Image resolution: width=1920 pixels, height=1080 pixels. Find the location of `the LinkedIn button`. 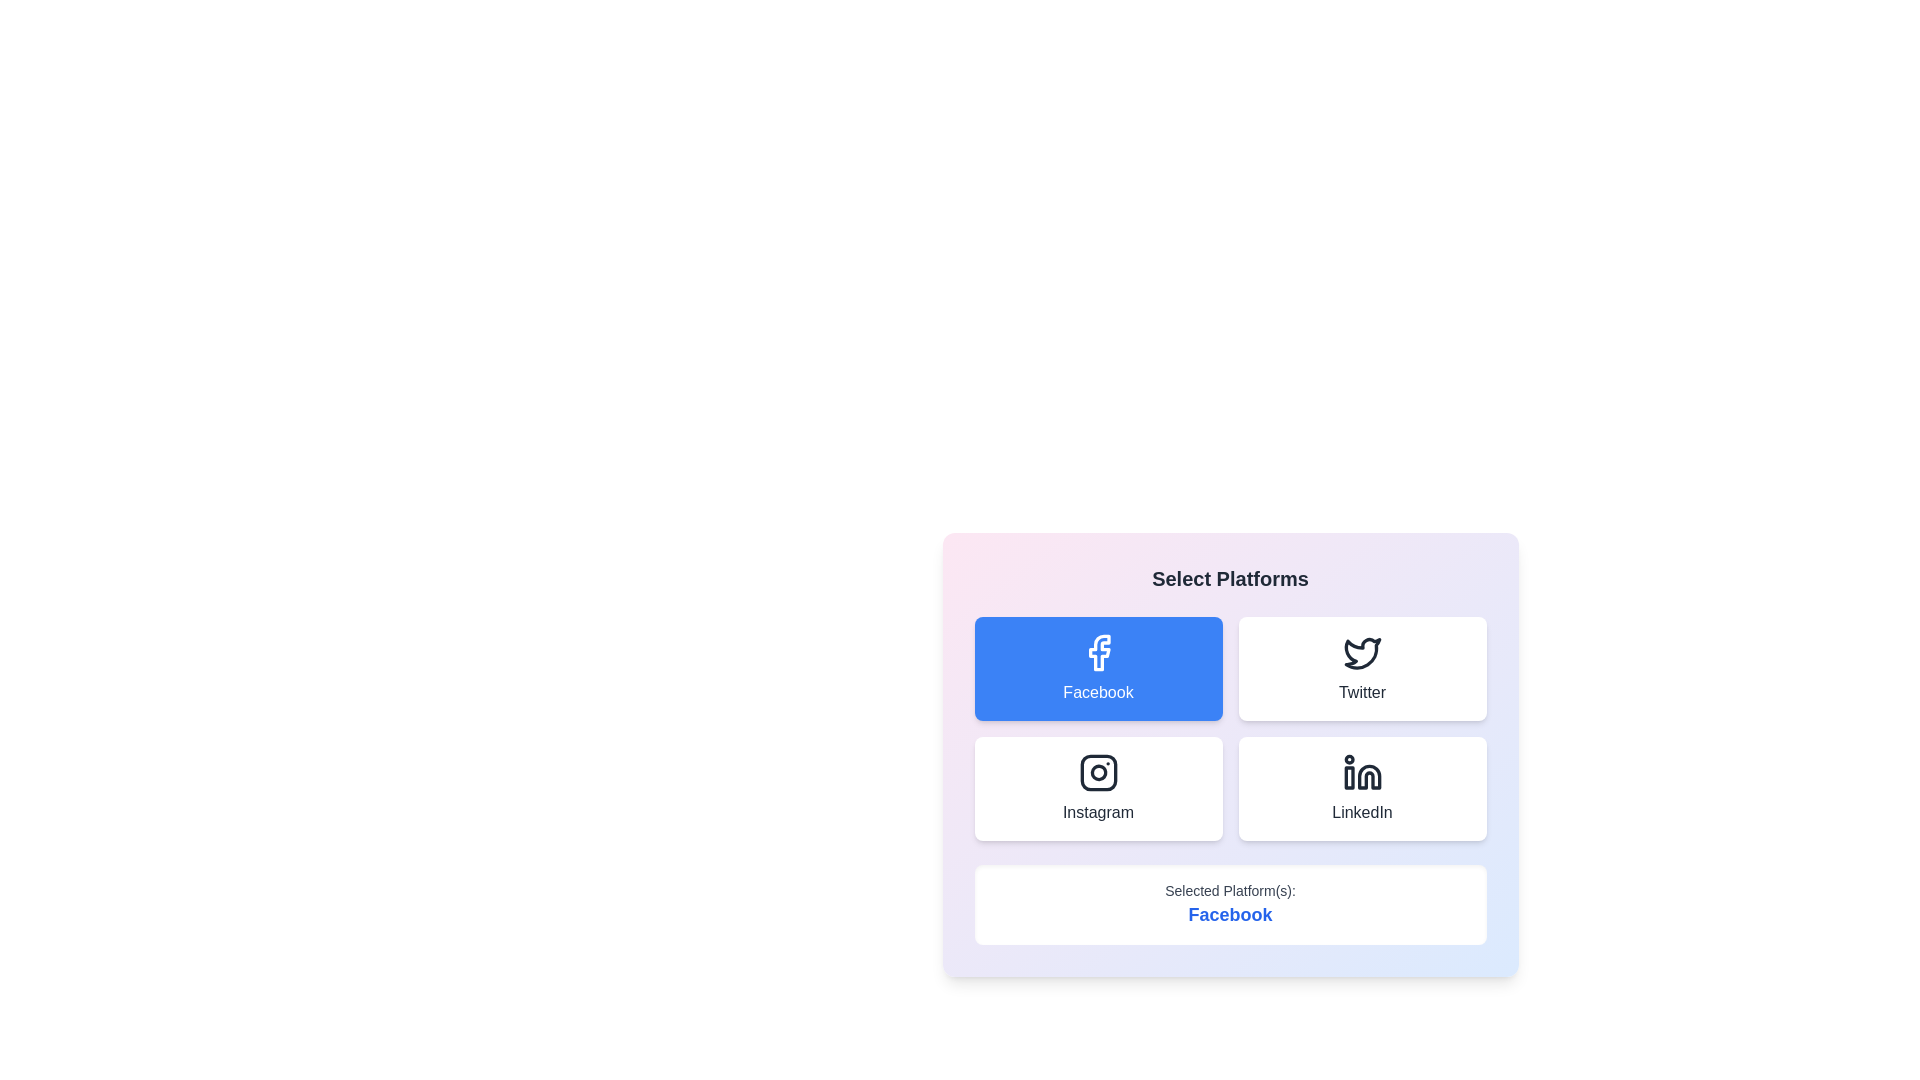

the LinkedIn button is located at coordinates (1361, 788).